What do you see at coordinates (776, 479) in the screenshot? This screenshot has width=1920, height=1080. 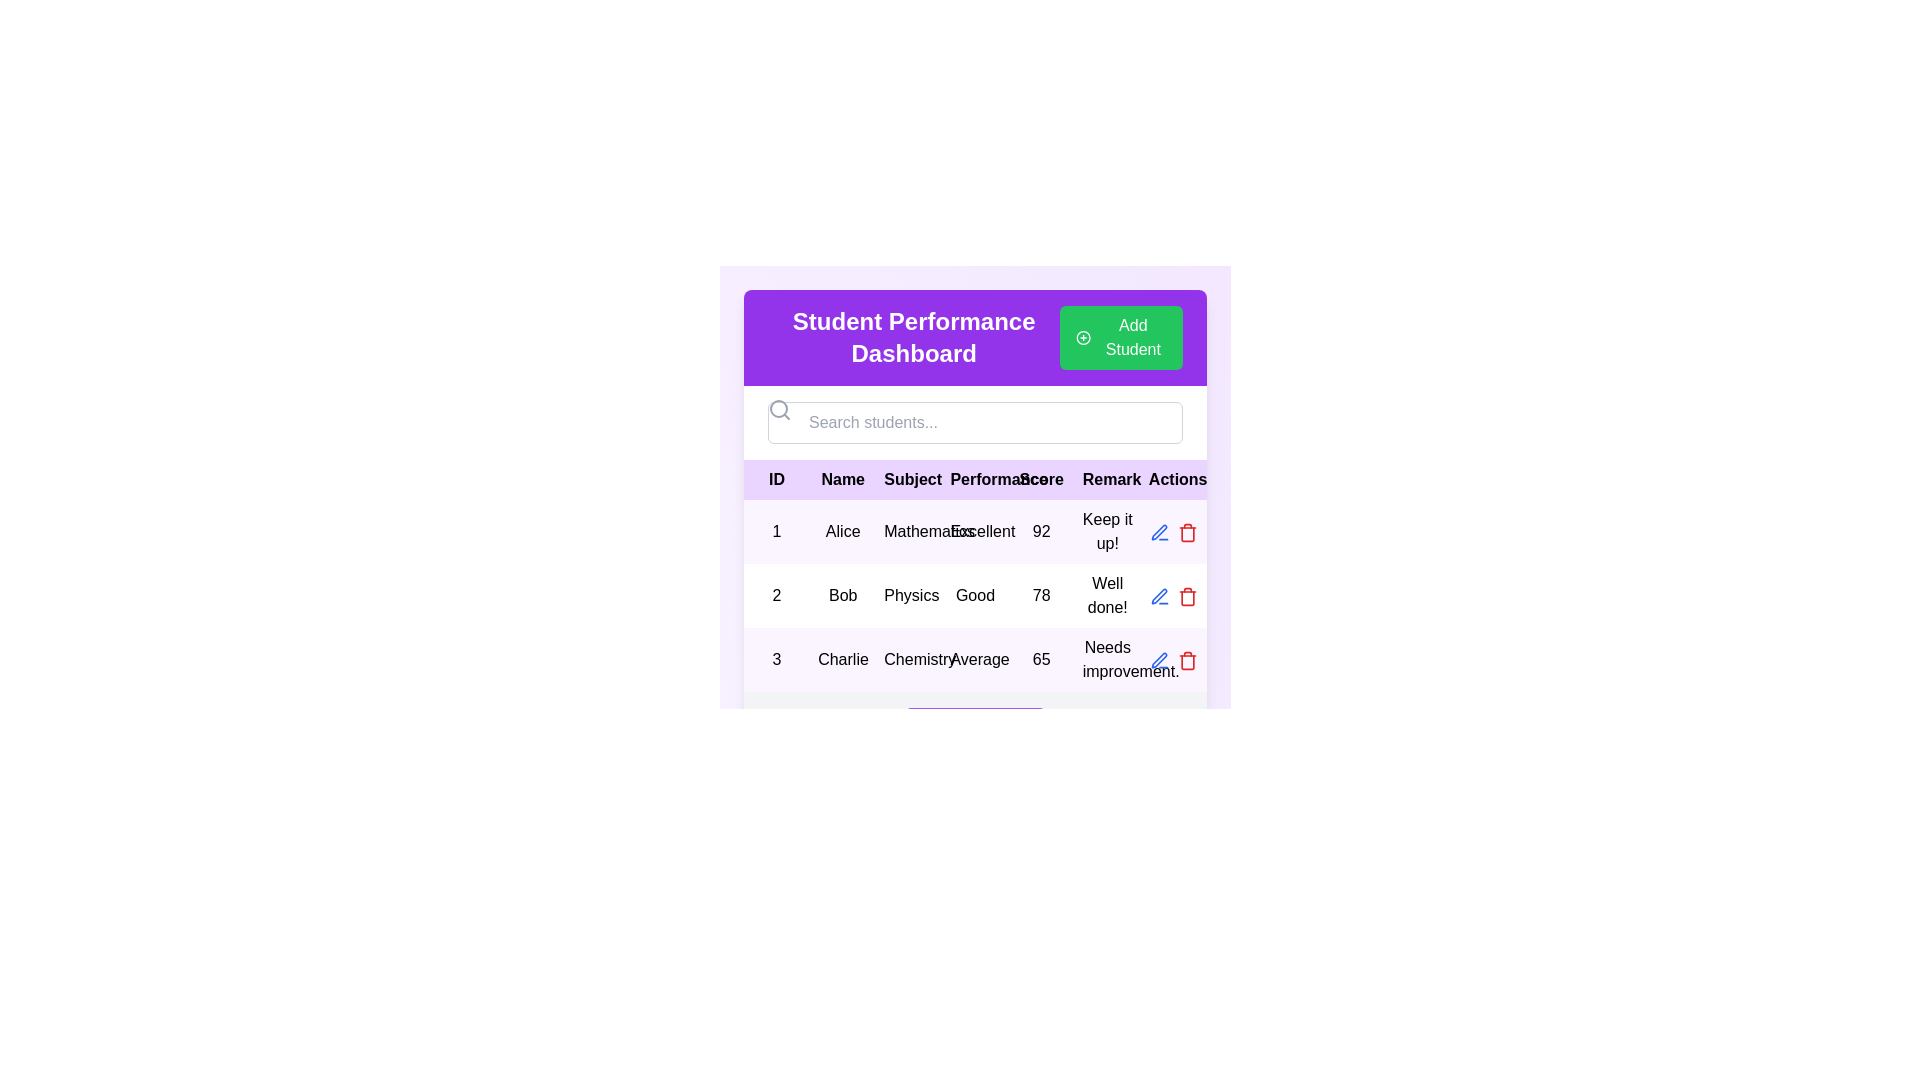 I see `the header label for the 'ID' column, which is the first item in the horizontal row of category headers at the top-left of the table` at bounding box center [776, 479].